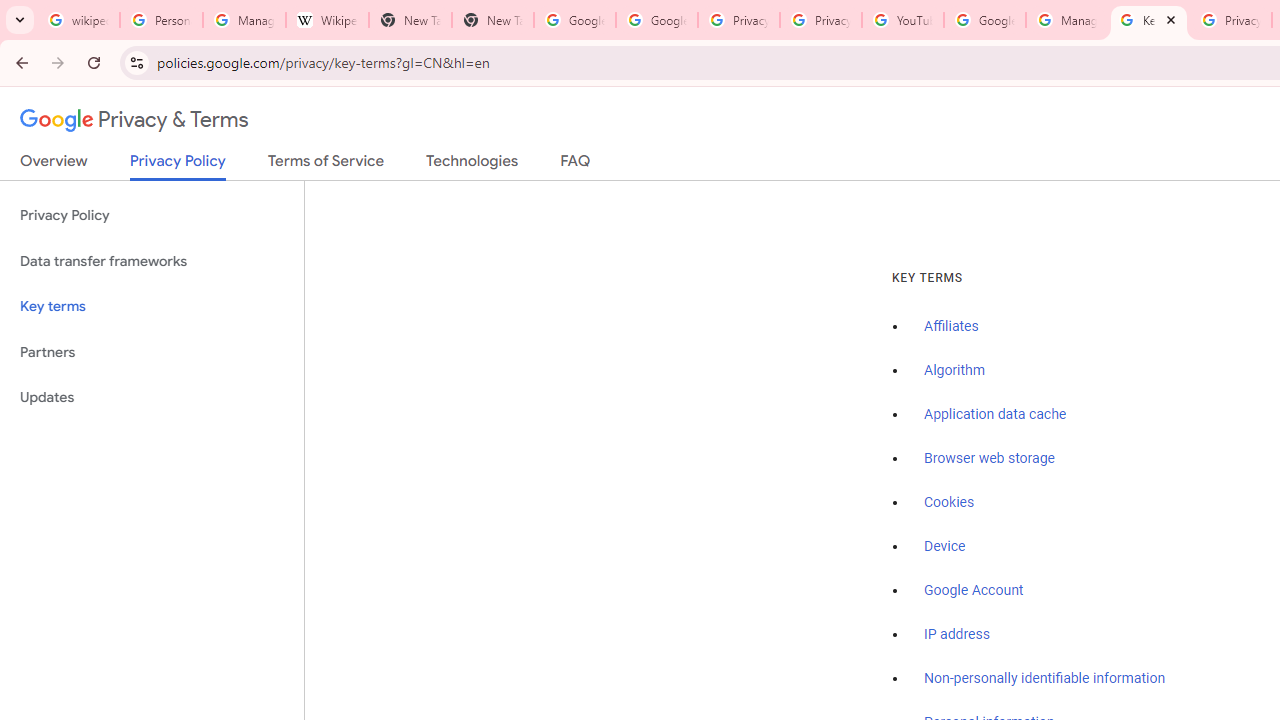 The height and width of the screenshot is (720, 1280). Describe the element at coordinates (948, 501) in the screenshot. I see `'Cookies'` at that location.